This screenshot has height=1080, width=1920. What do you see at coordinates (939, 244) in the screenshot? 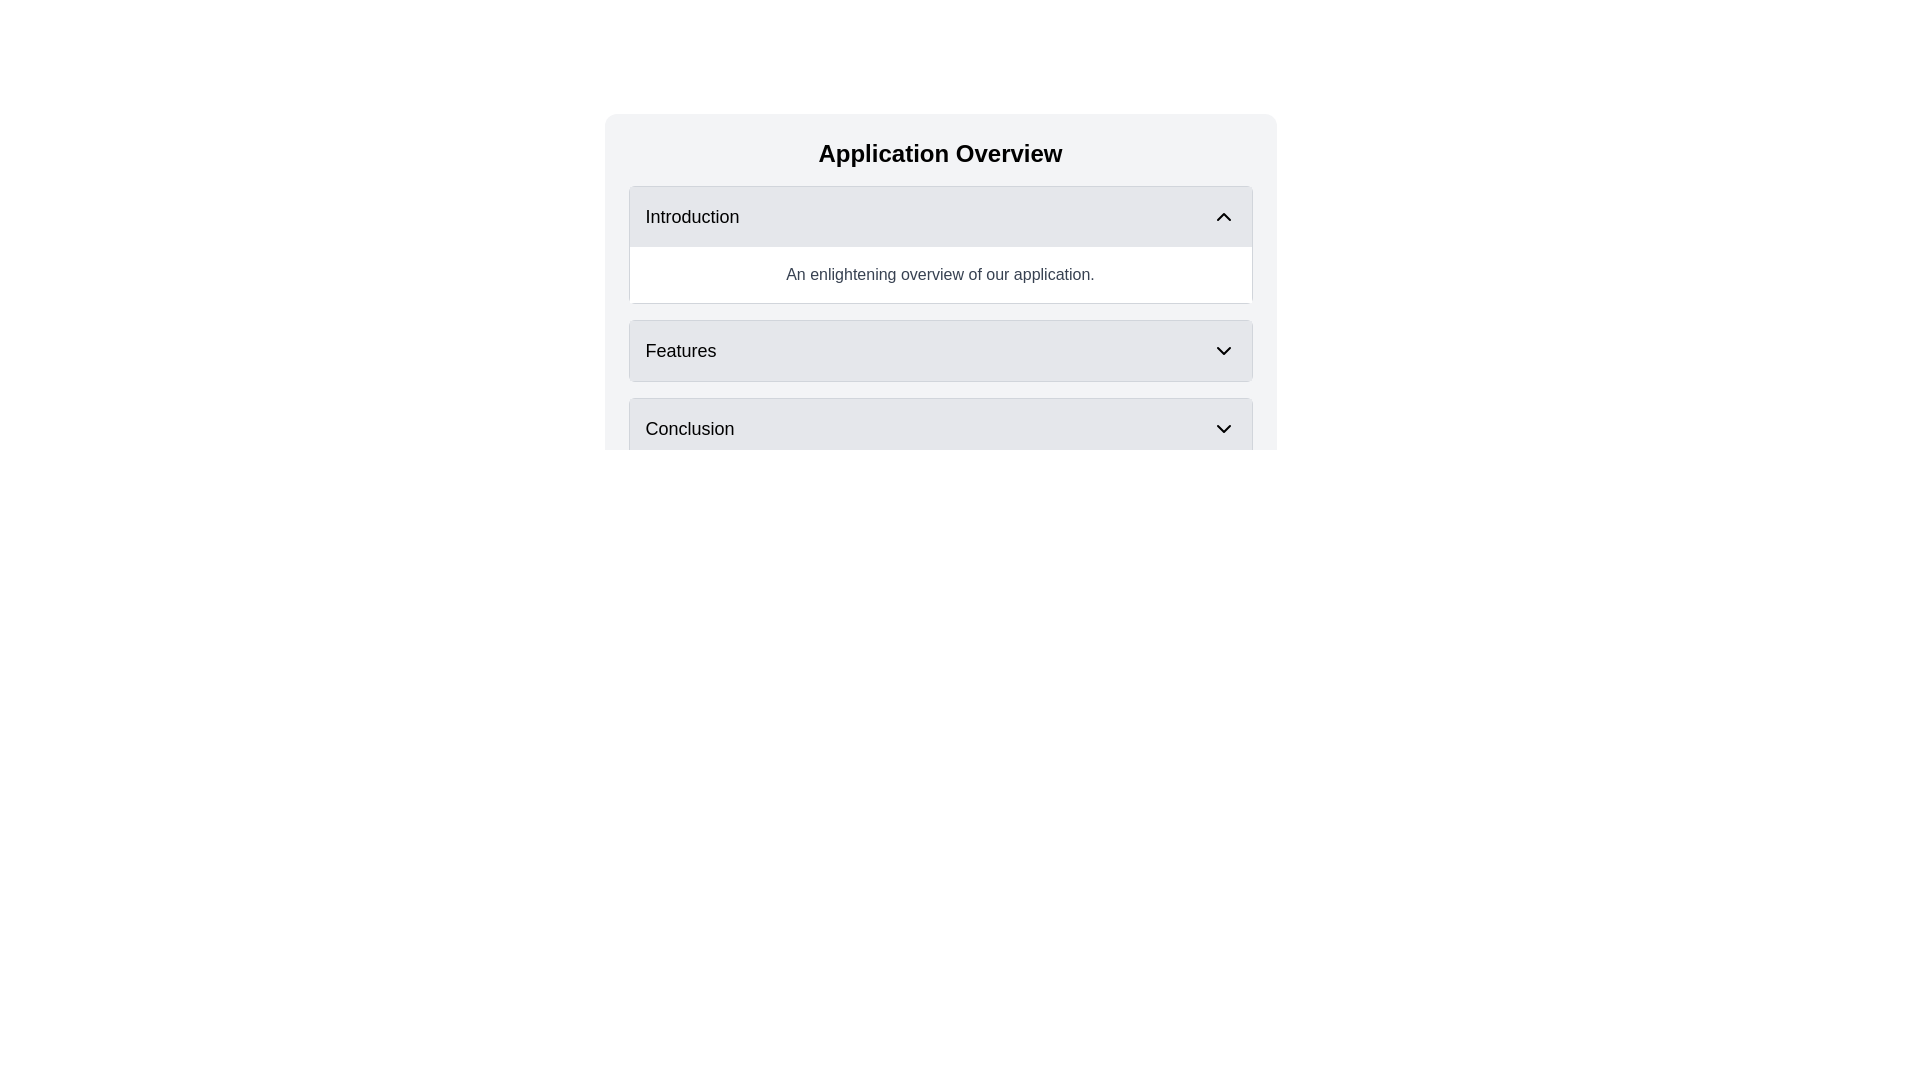
I see `the 'Introduction' collapsible section, which is styled with a rounded border and light-gray background, located in the application overview` at bounding box center [939, 244].